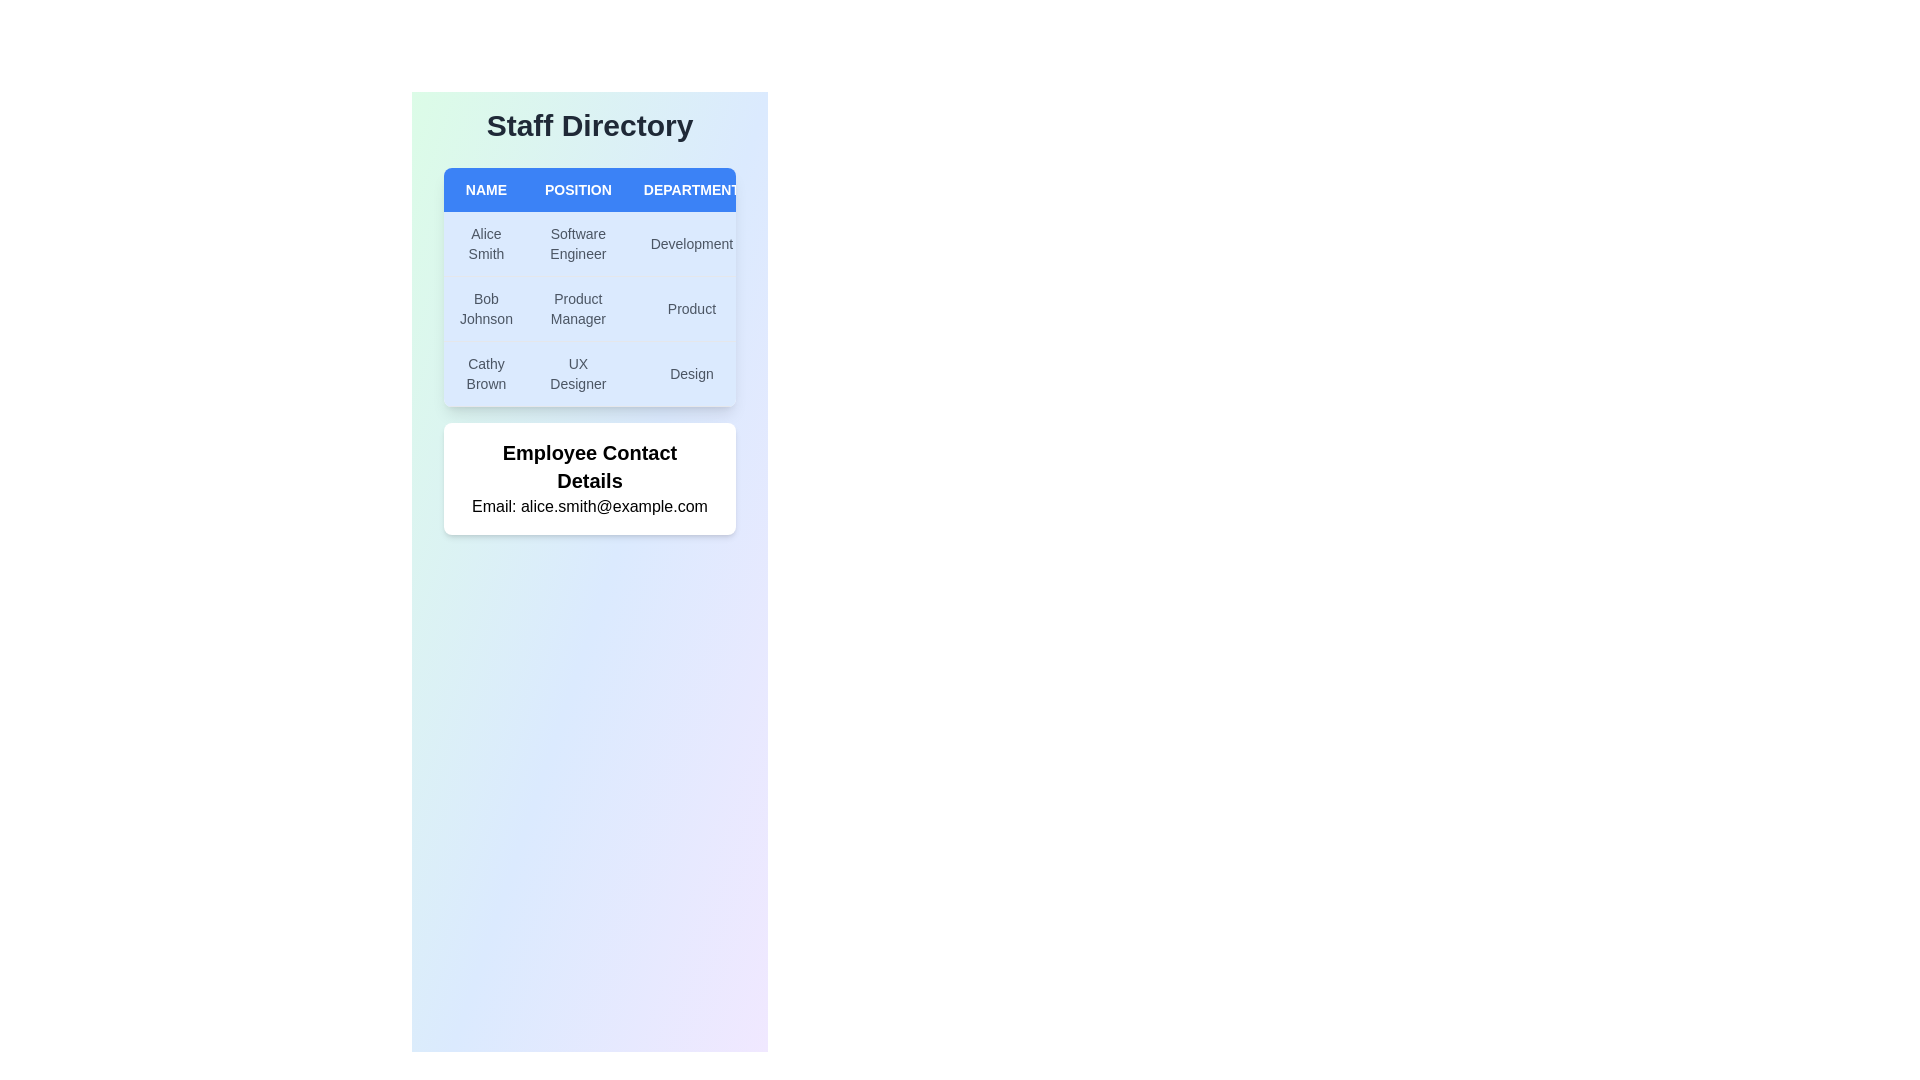  What do you see at coordinates (647, 374) in the screenshot?
I see `the third row of the table displaying user information for 'Cathy Brown', which includes her position as 'UX Designer' and department 'Design'` at bounding box center [647, 374].